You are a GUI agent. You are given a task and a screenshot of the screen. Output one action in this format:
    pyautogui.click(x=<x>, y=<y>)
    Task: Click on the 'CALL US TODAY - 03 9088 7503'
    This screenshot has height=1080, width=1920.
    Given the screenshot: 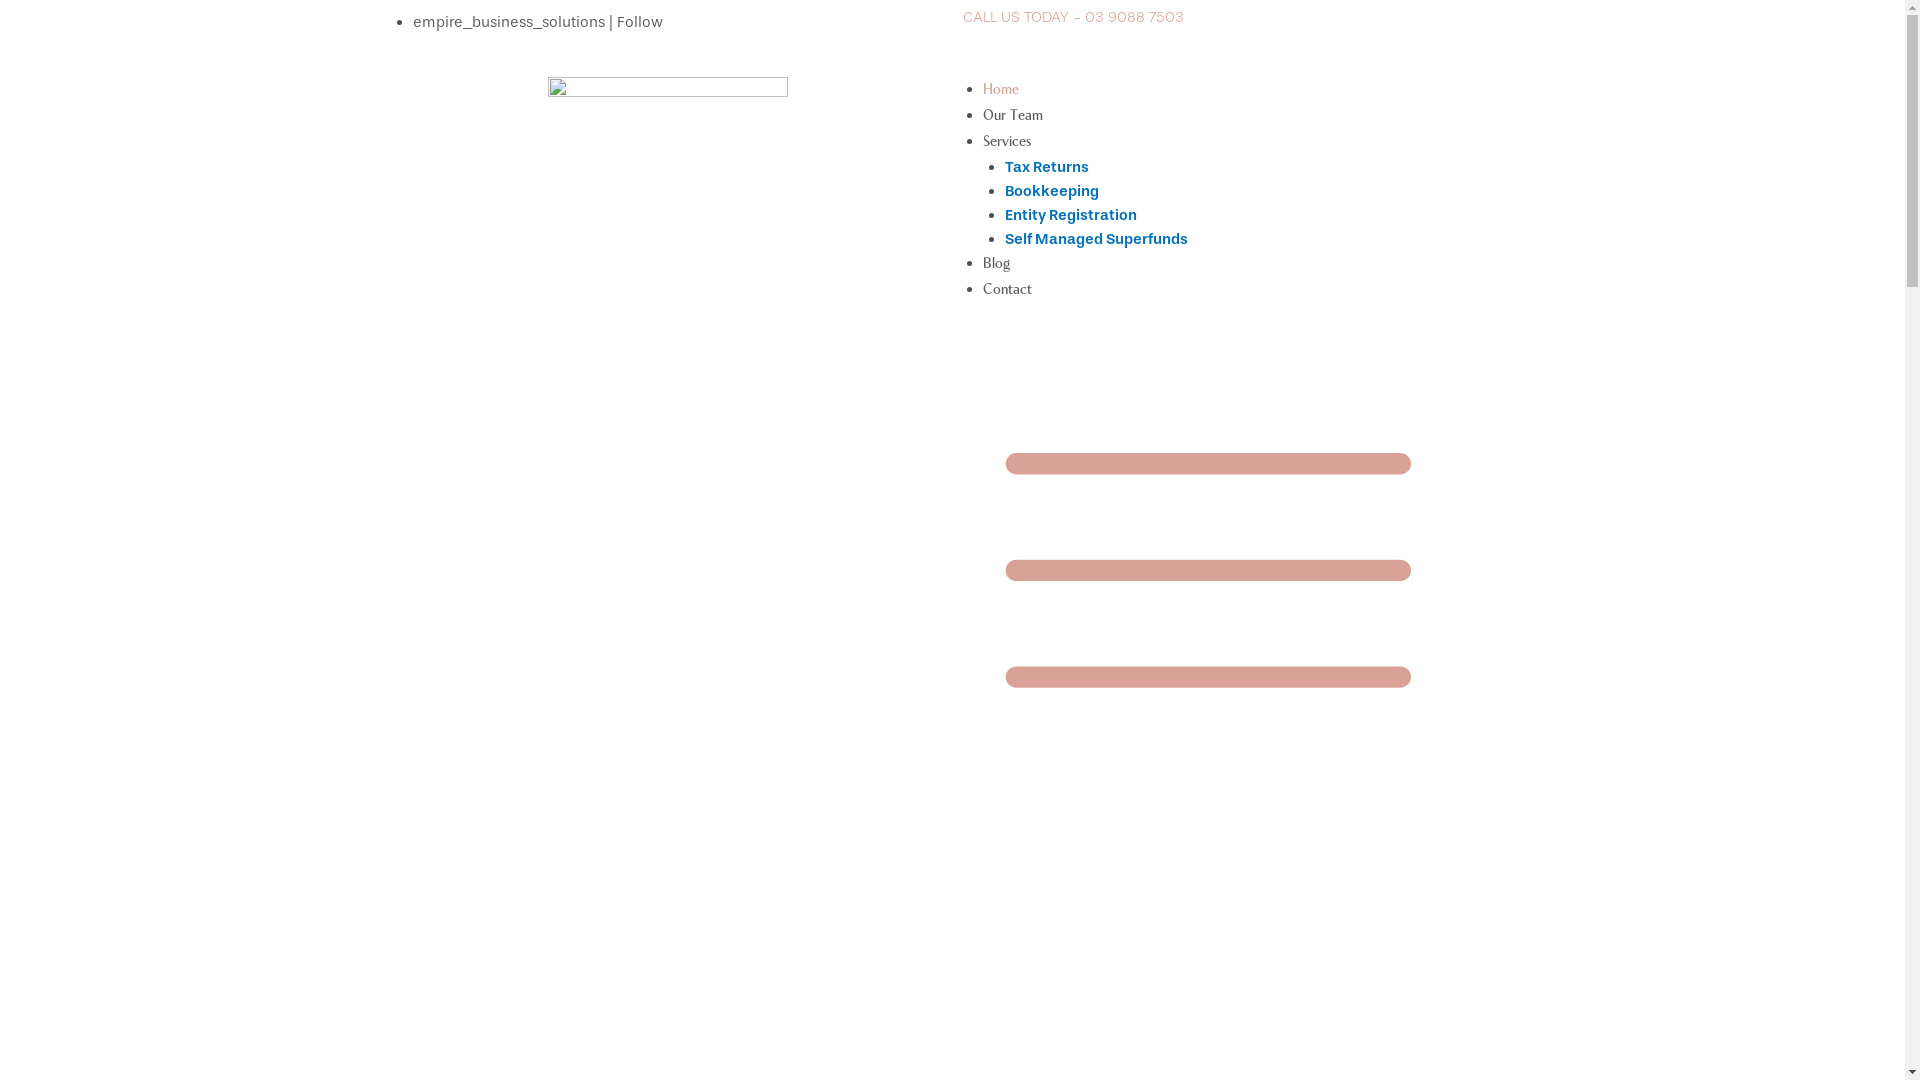 What is the action you would take?
    pyautogui.click(x=1071, y=16)
    